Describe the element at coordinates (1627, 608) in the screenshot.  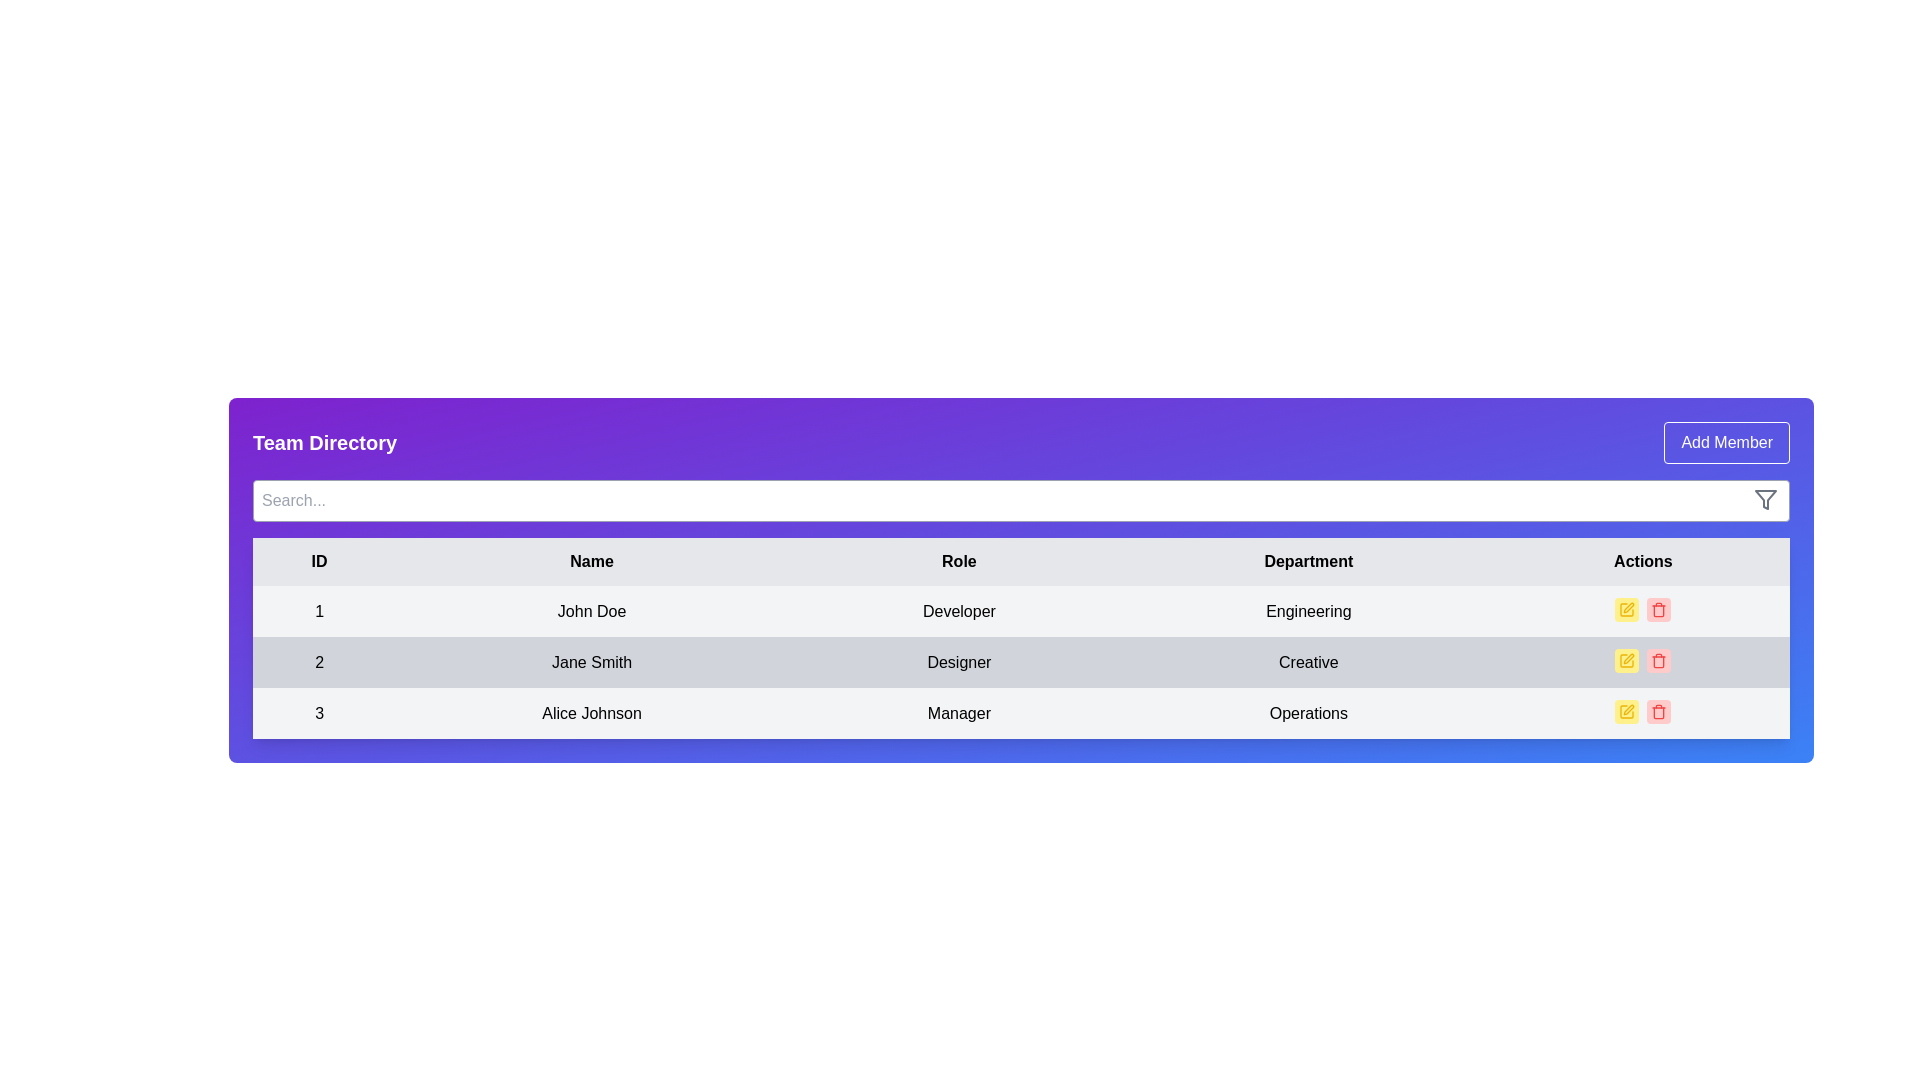
I see `the edit button located in the first row of action buttons, aligned to the right of the 'Actions' column` at that location.